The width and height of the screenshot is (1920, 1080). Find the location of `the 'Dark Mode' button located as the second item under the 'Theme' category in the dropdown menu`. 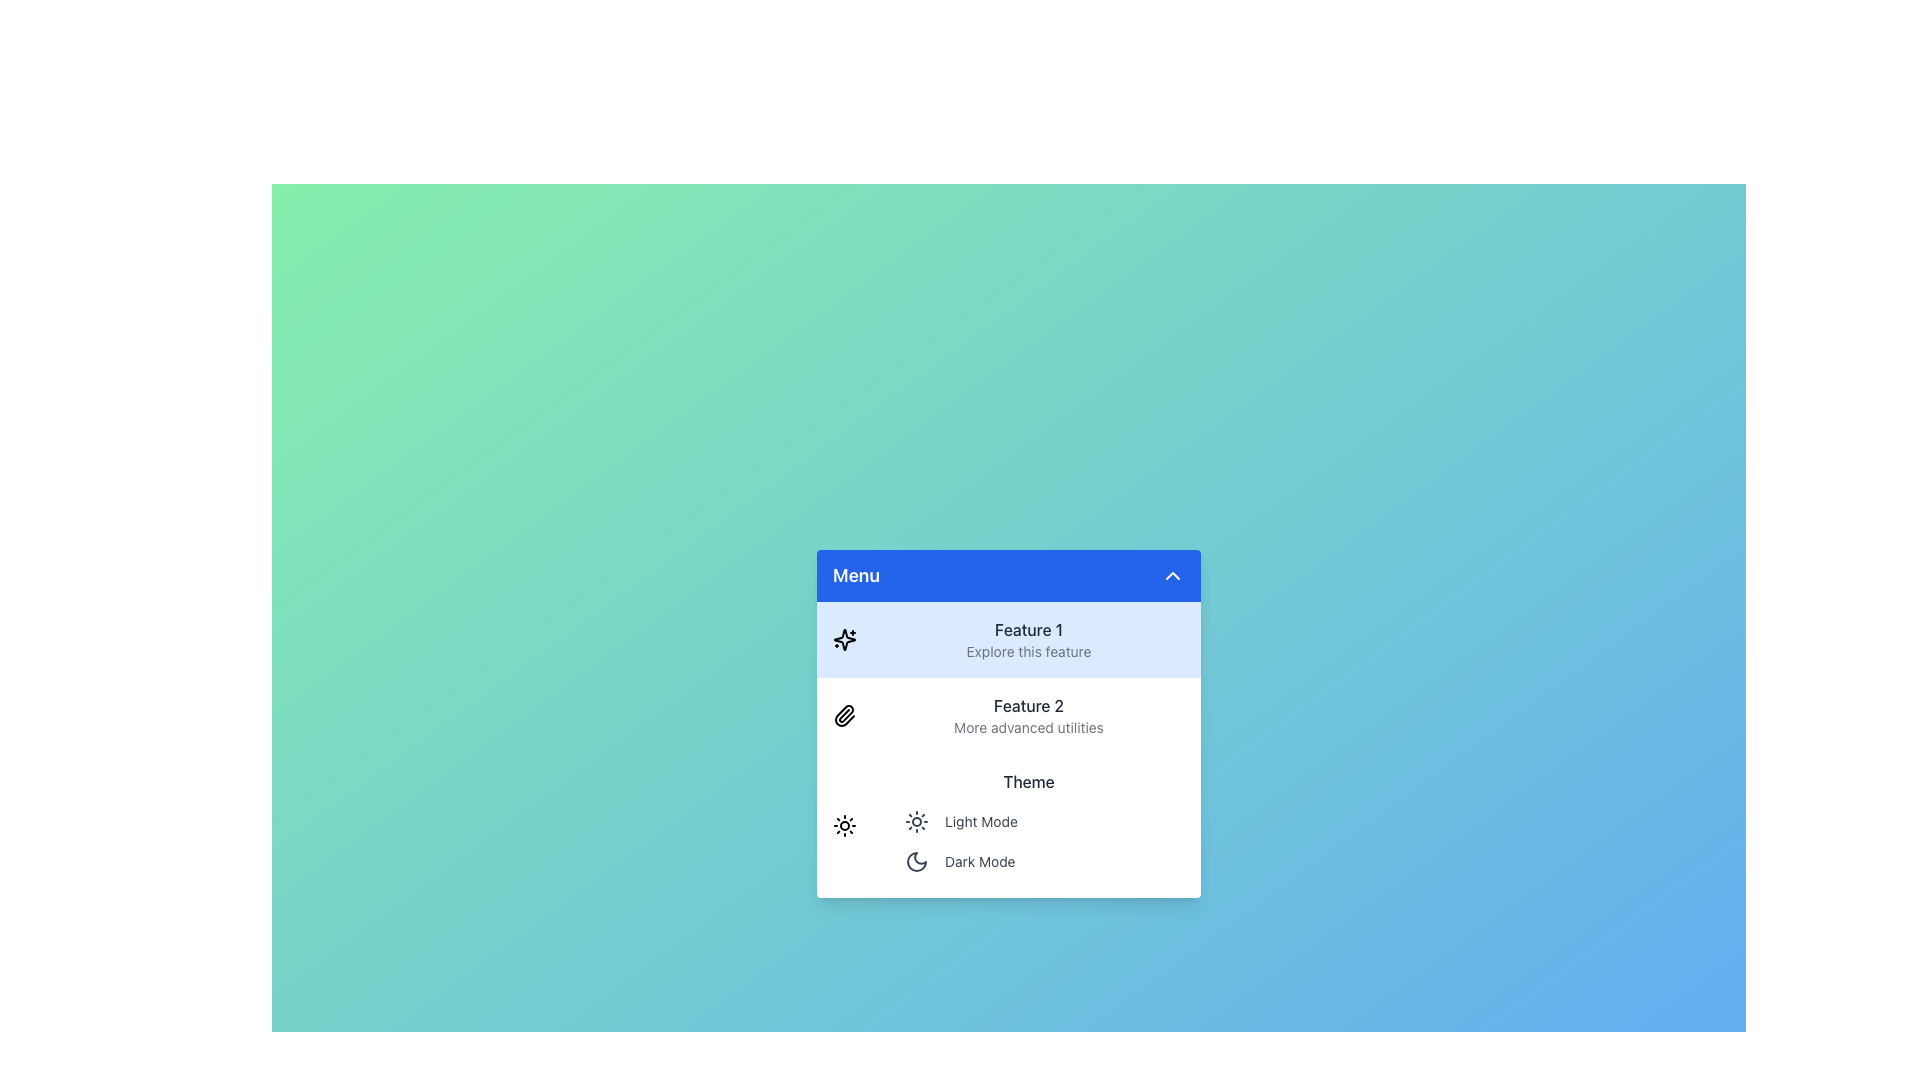

the 'Dark Mode' button located as the second item under the 'Theme' category in the dropdown menu is located at coordinates (1040, 860).